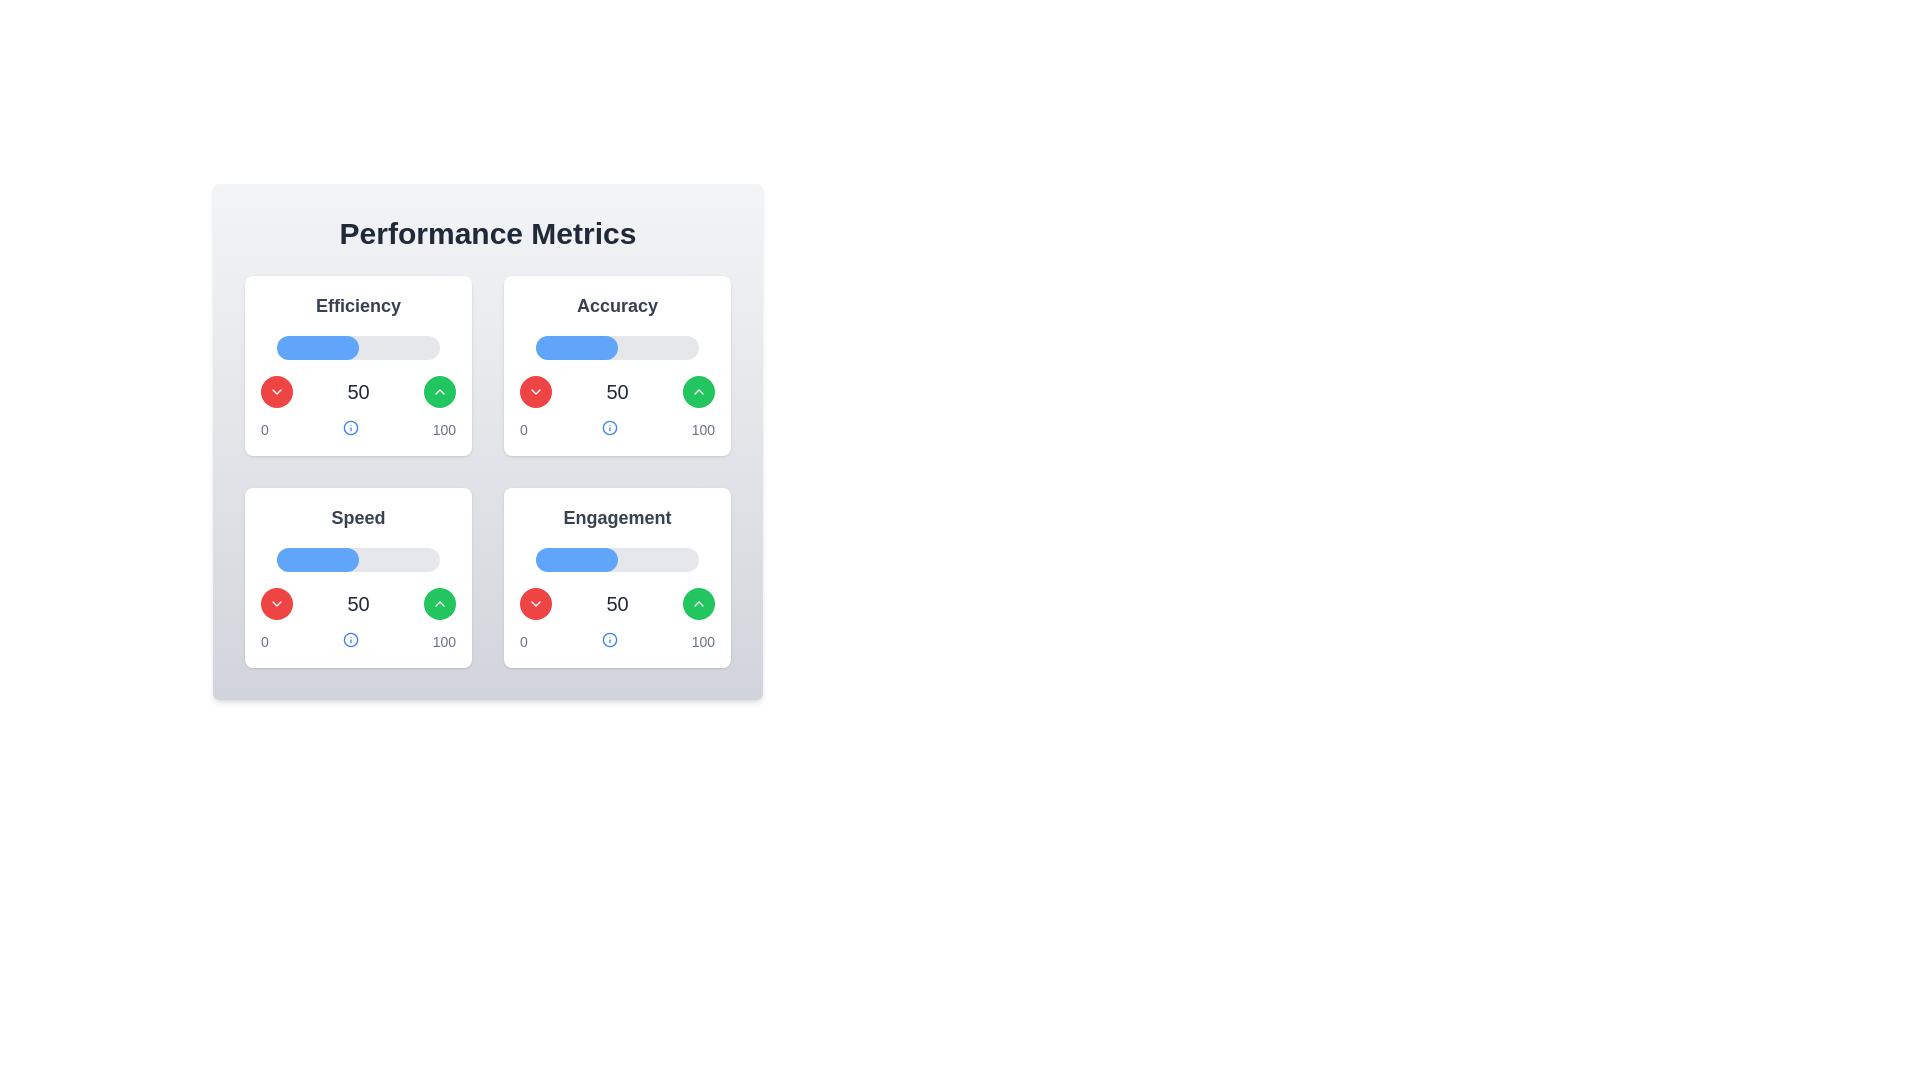  What do you see at coordinates (358, 392) in the screenshot?
I see `displayed value of the bold number '50' text label, which is centrally positioned between a red circular icon and a green circular icon in the performance metrics section` at bounding box center [358, 392].